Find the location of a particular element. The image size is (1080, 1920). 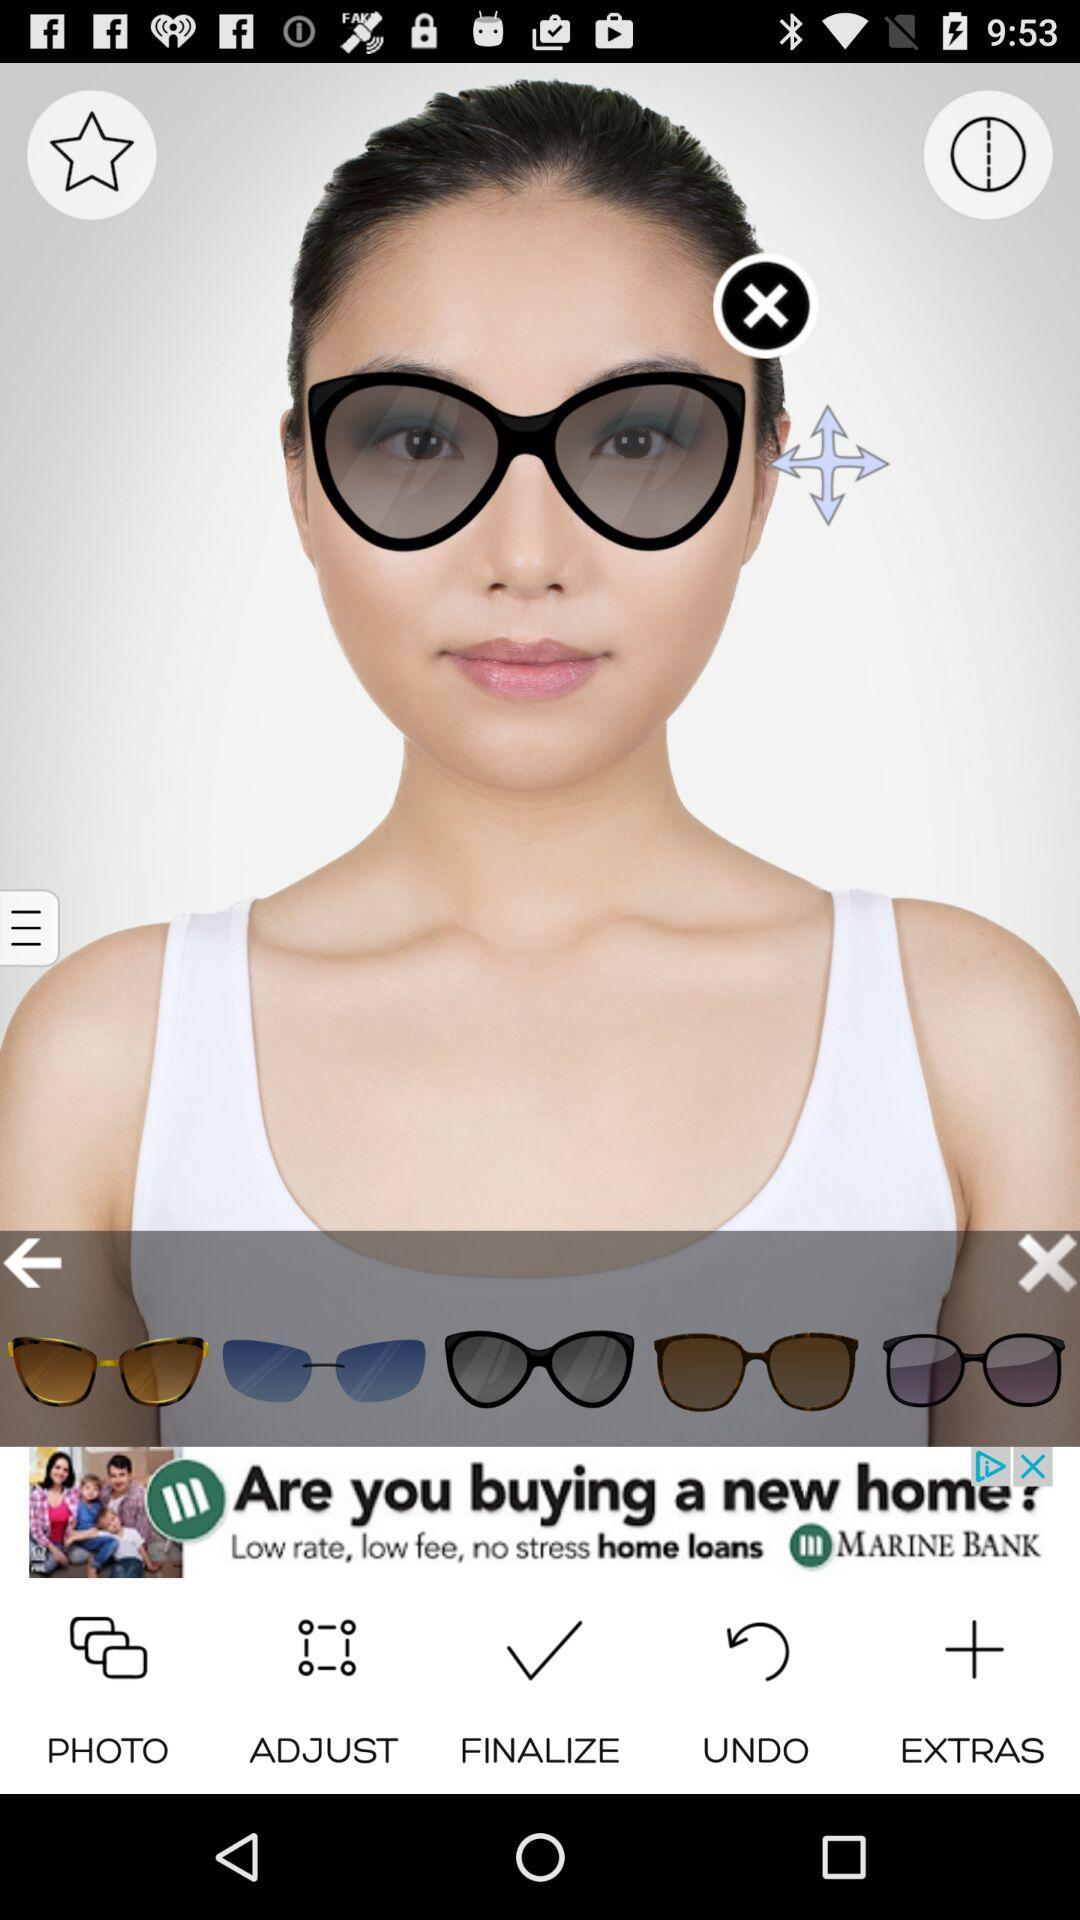

adventisment page is located at coordinates (540, 1512).